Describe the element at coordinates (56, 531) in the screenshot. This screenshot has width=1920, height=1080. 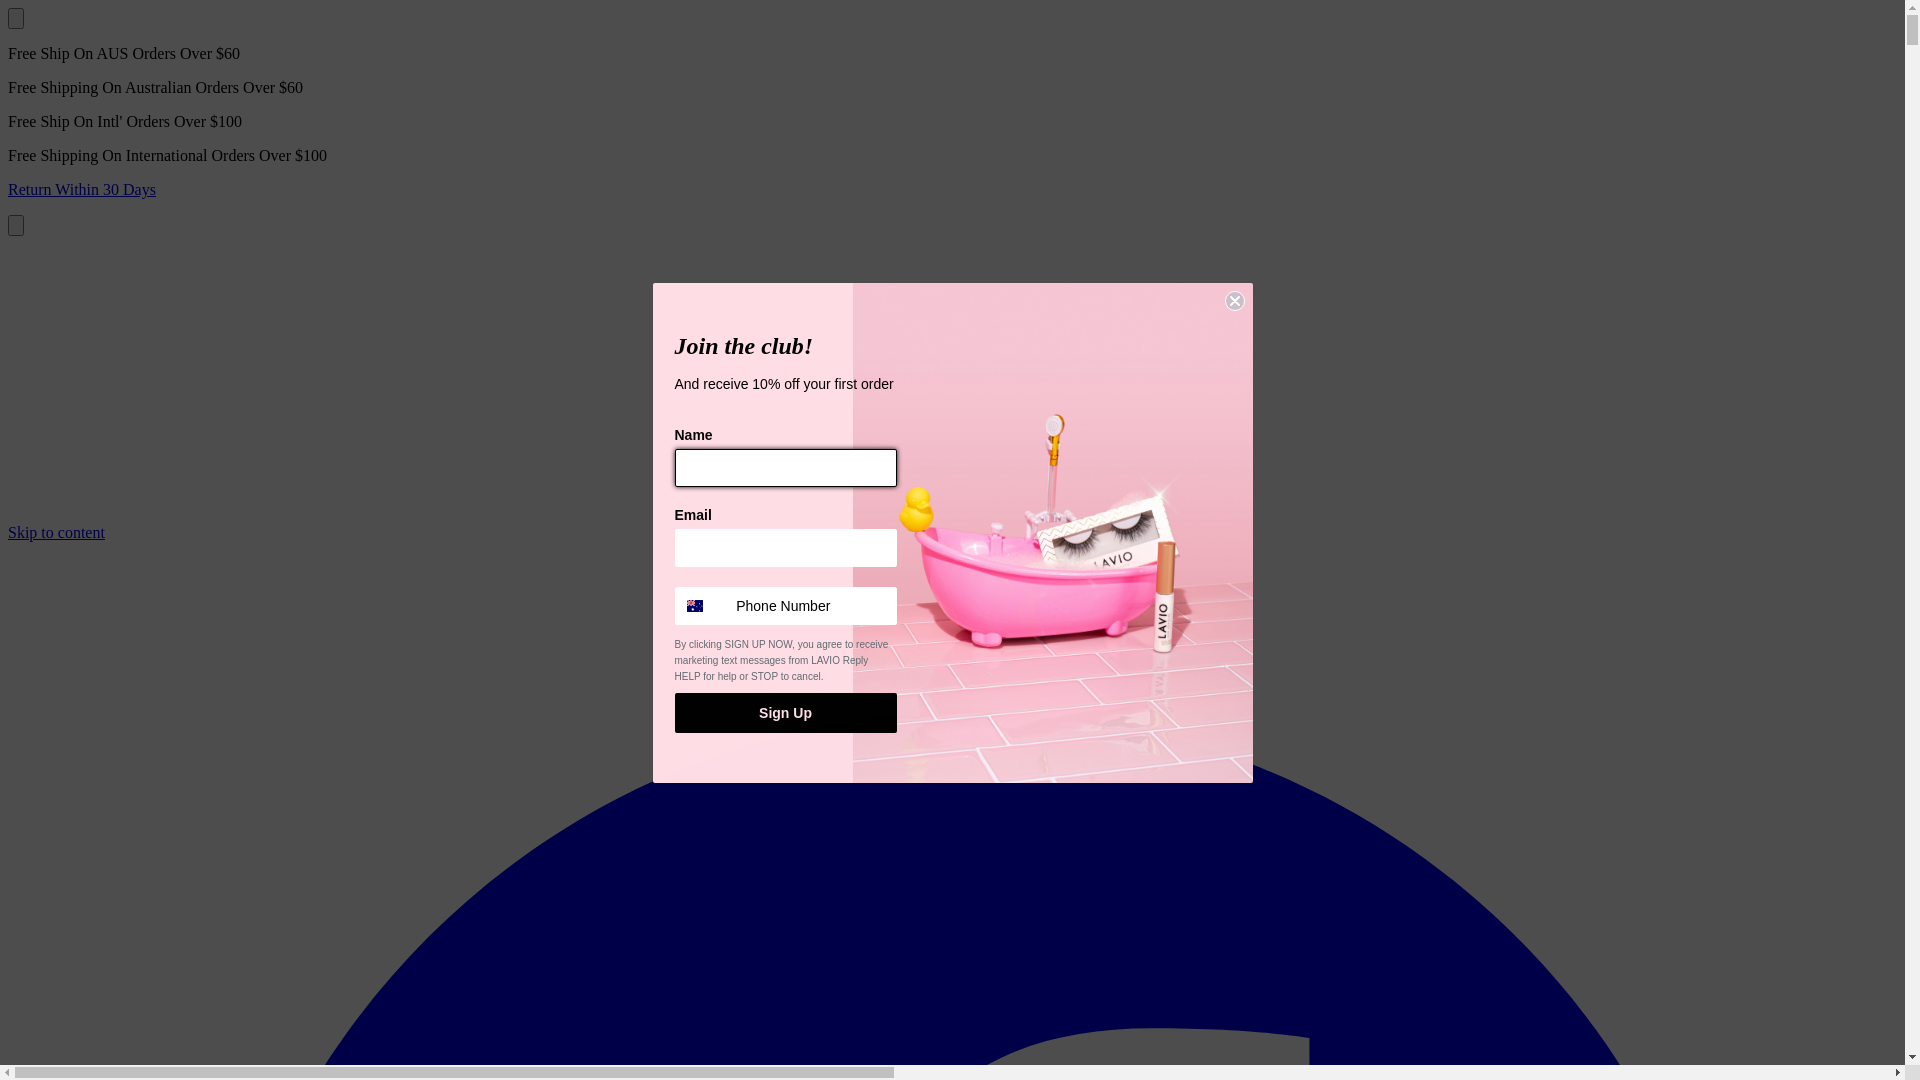
I see `'Skip to content'` at that location.